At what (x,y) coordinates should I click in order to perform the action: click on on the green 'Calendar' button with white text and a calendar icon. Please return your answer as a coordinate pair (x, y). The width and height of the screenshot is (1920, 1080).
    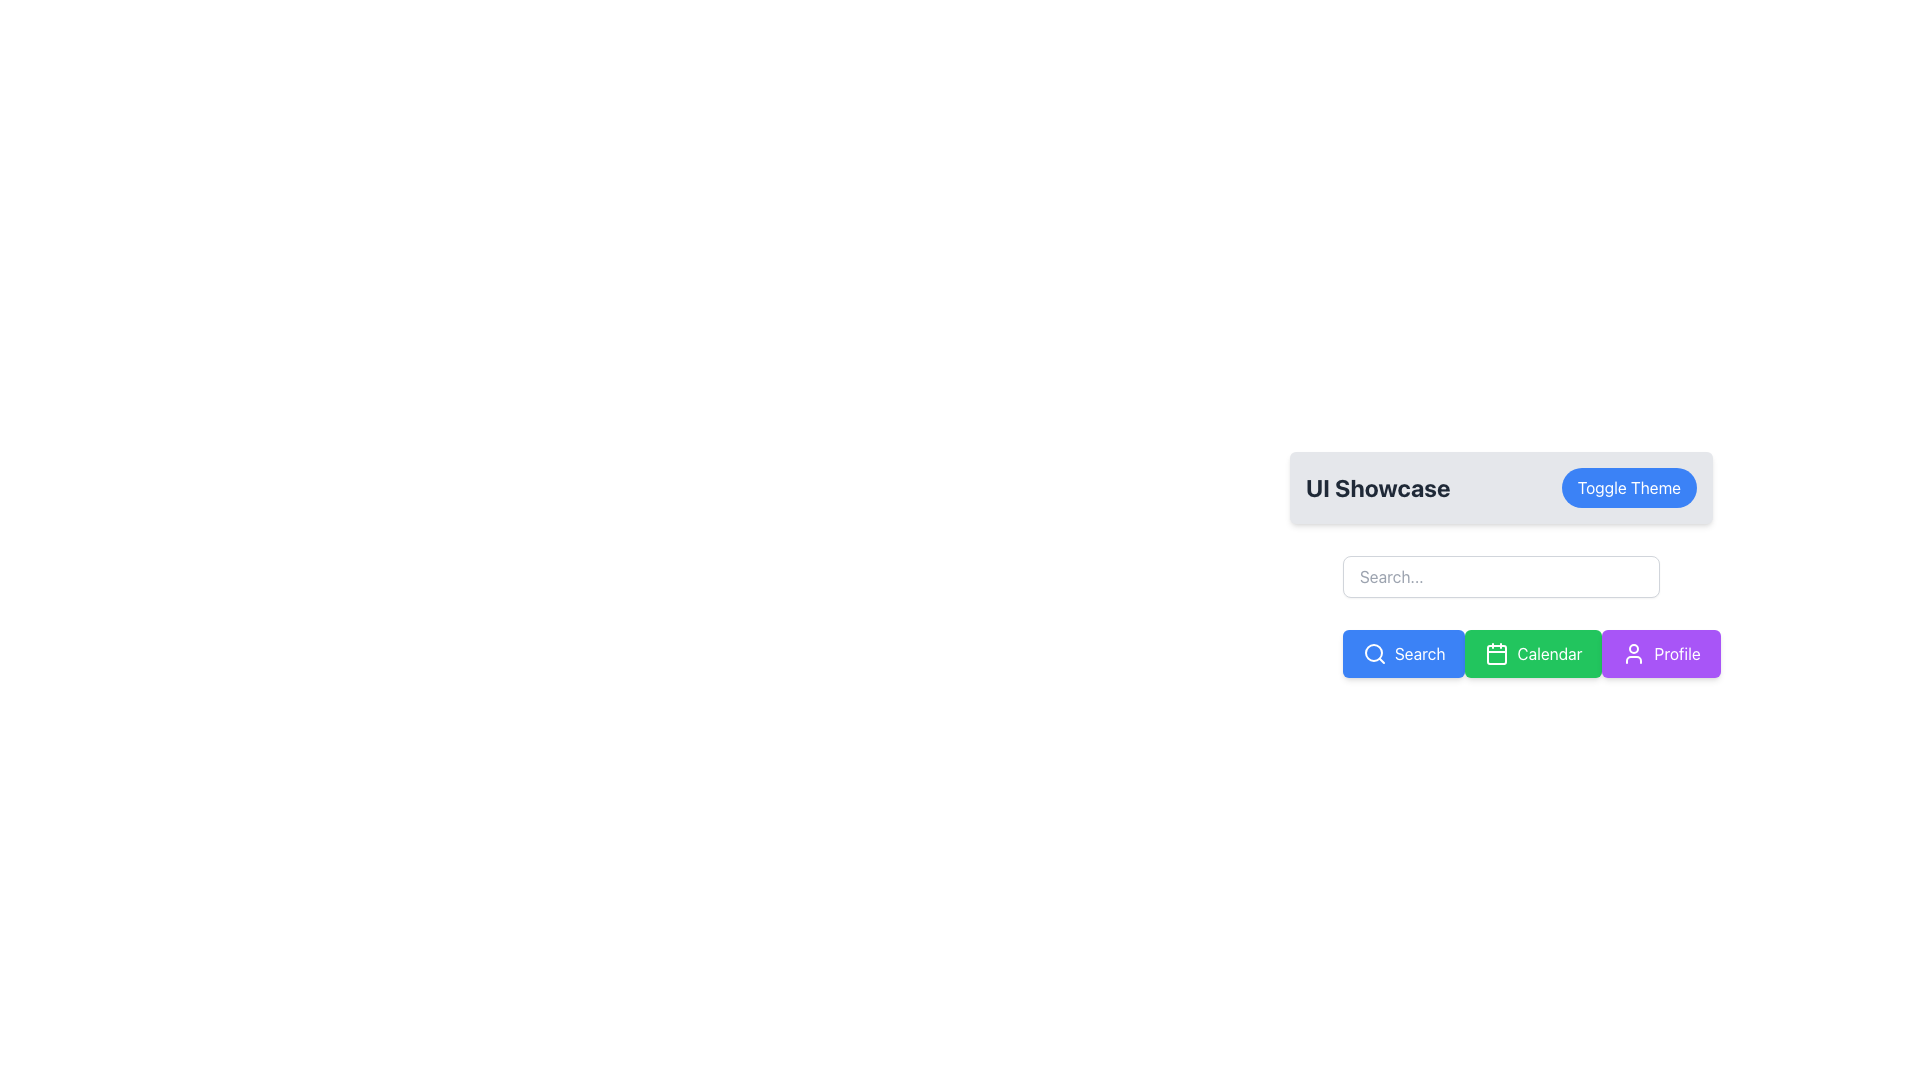
    Looking at the image, I should click on (1532, 654).